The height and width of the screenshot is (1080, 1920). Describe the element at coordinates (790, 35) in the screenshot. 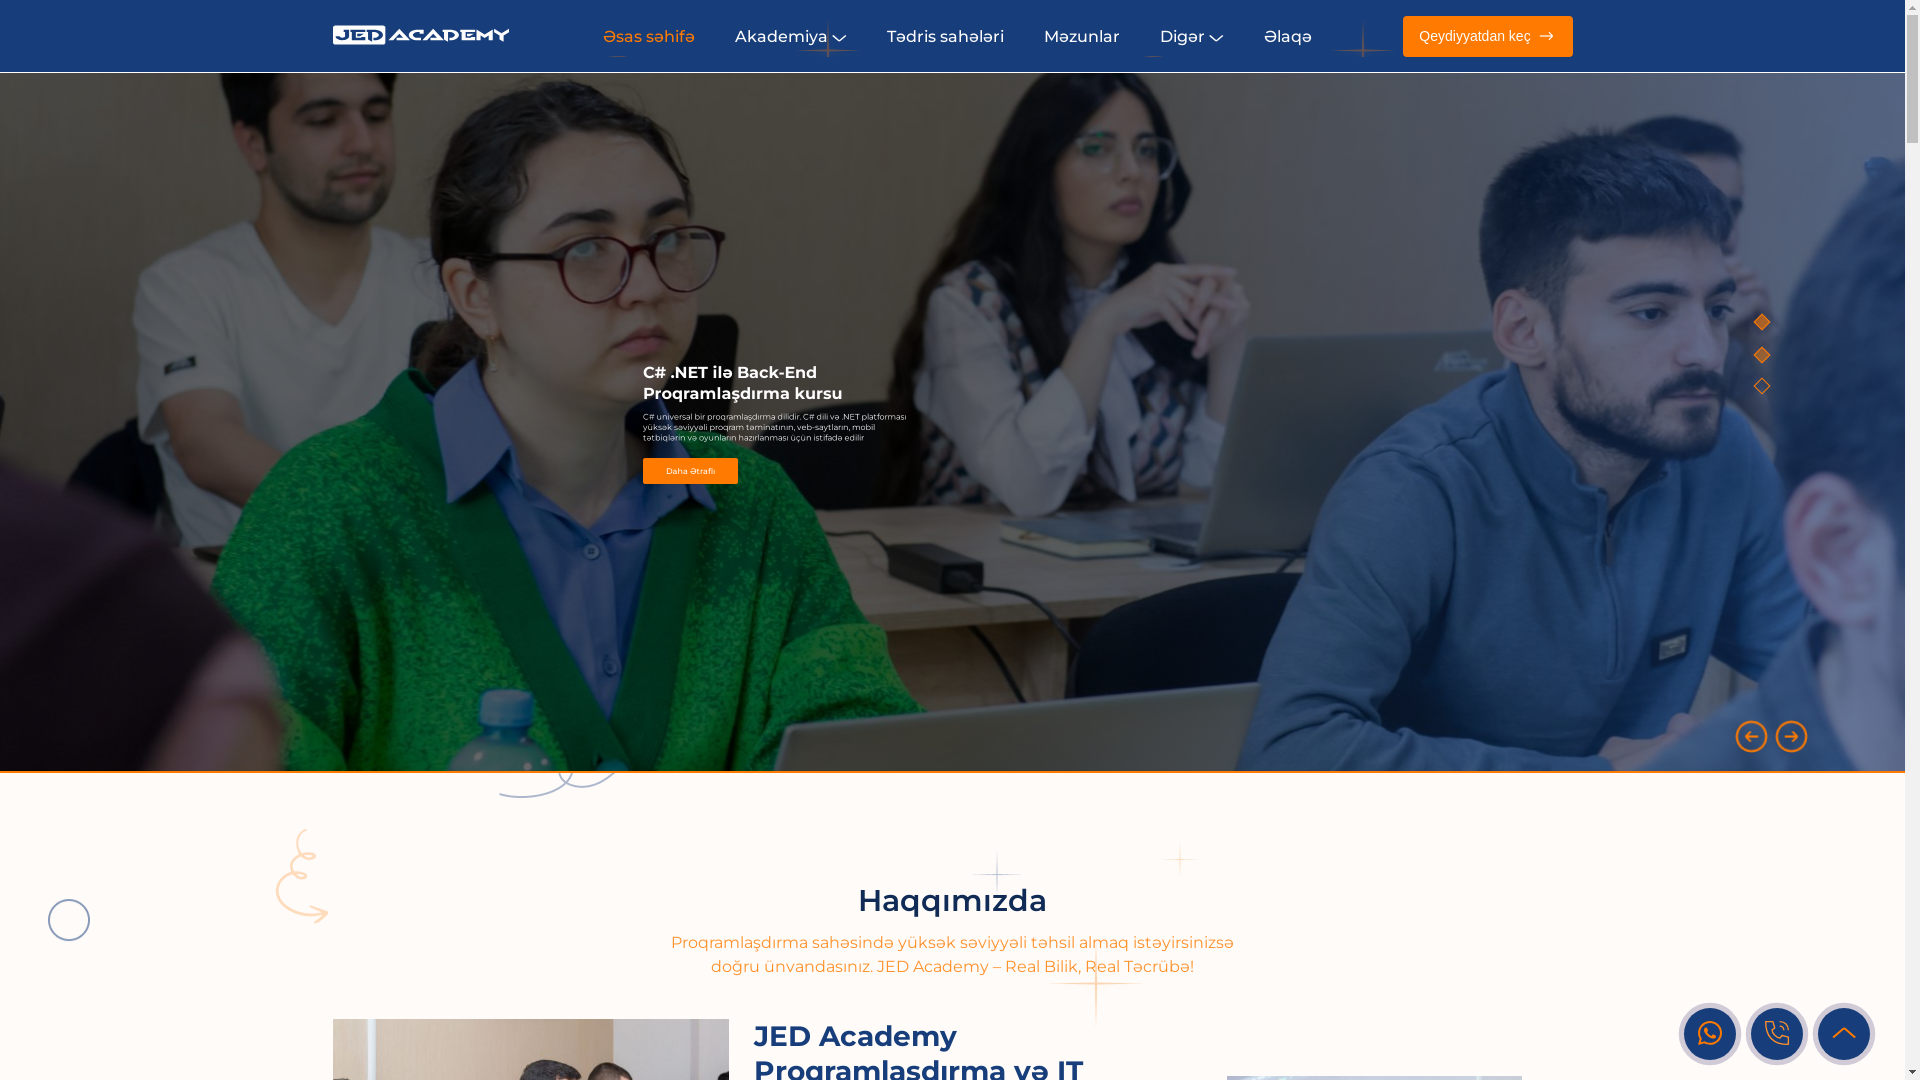

I see `'Akademiya'` at that location.